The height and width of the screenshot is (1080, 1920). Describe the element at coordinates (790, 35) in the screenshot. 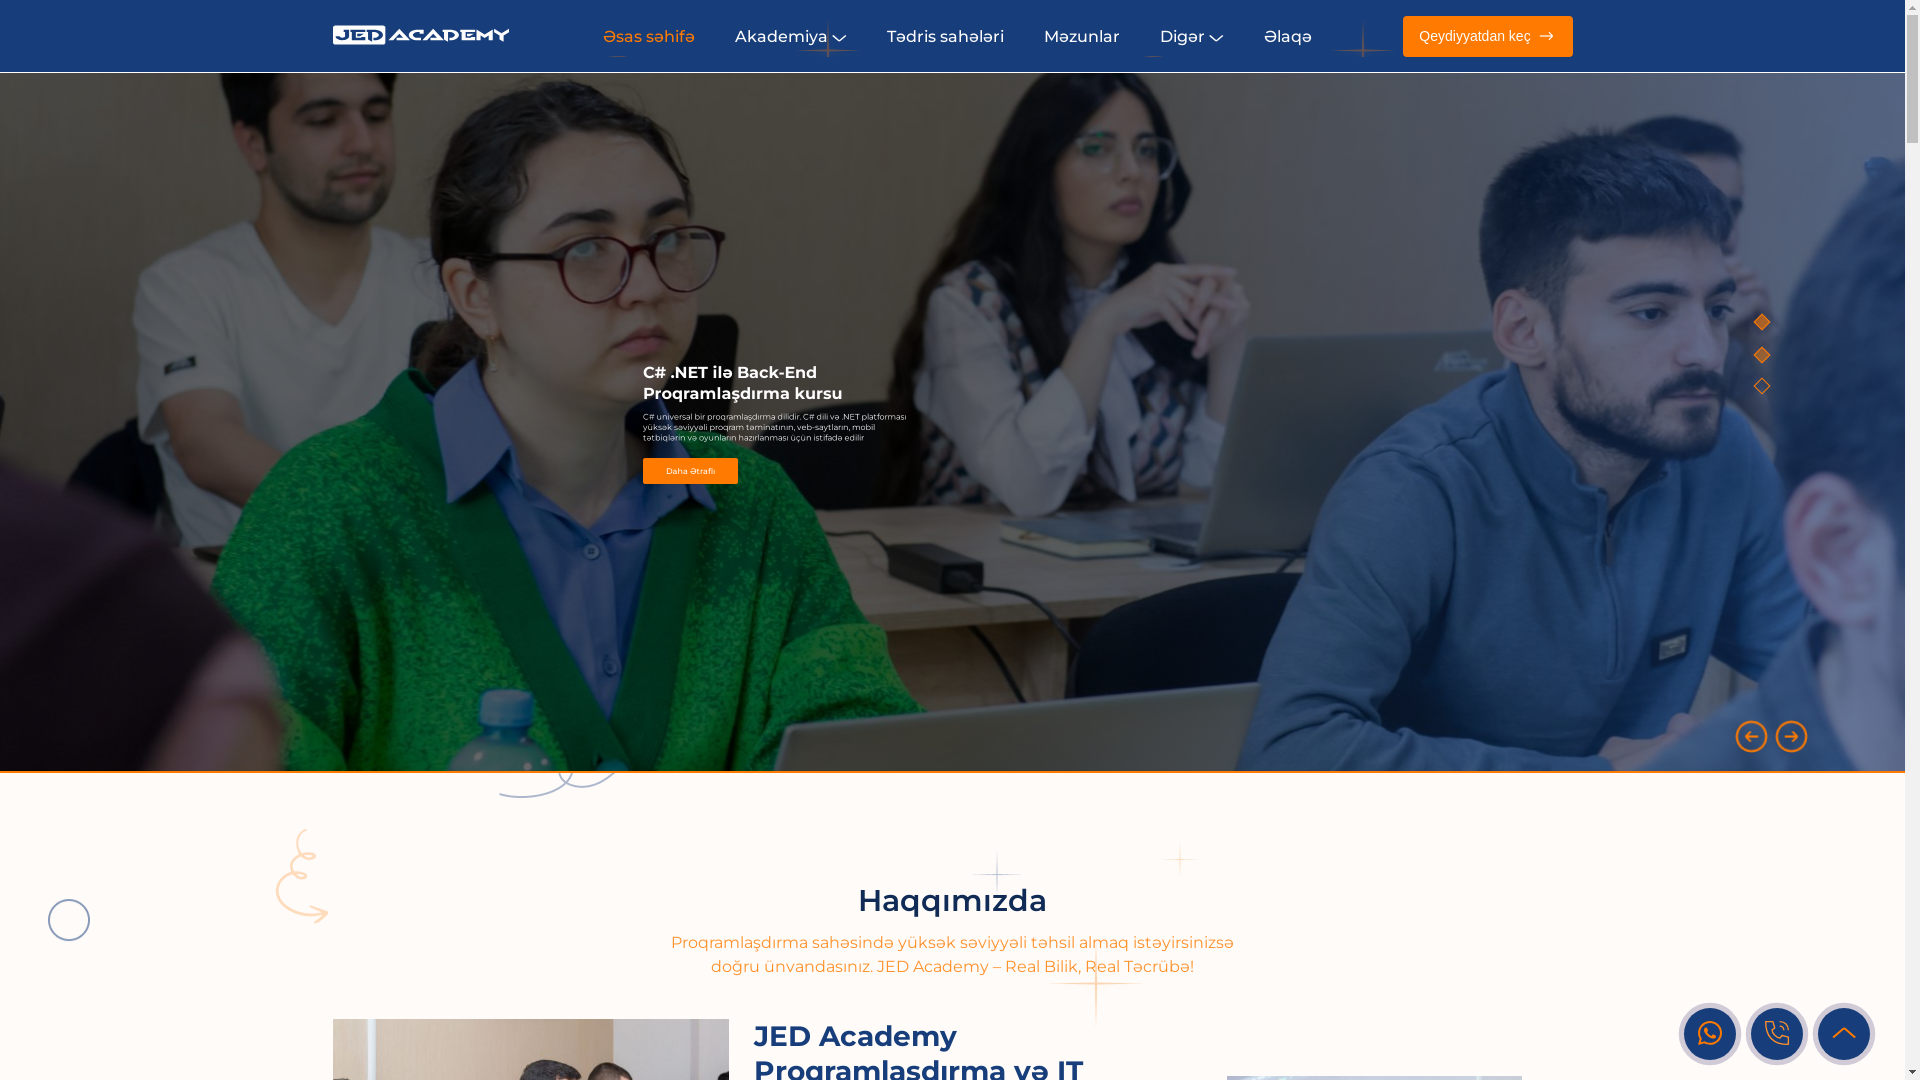

I see `'Akademiya'` at that location.